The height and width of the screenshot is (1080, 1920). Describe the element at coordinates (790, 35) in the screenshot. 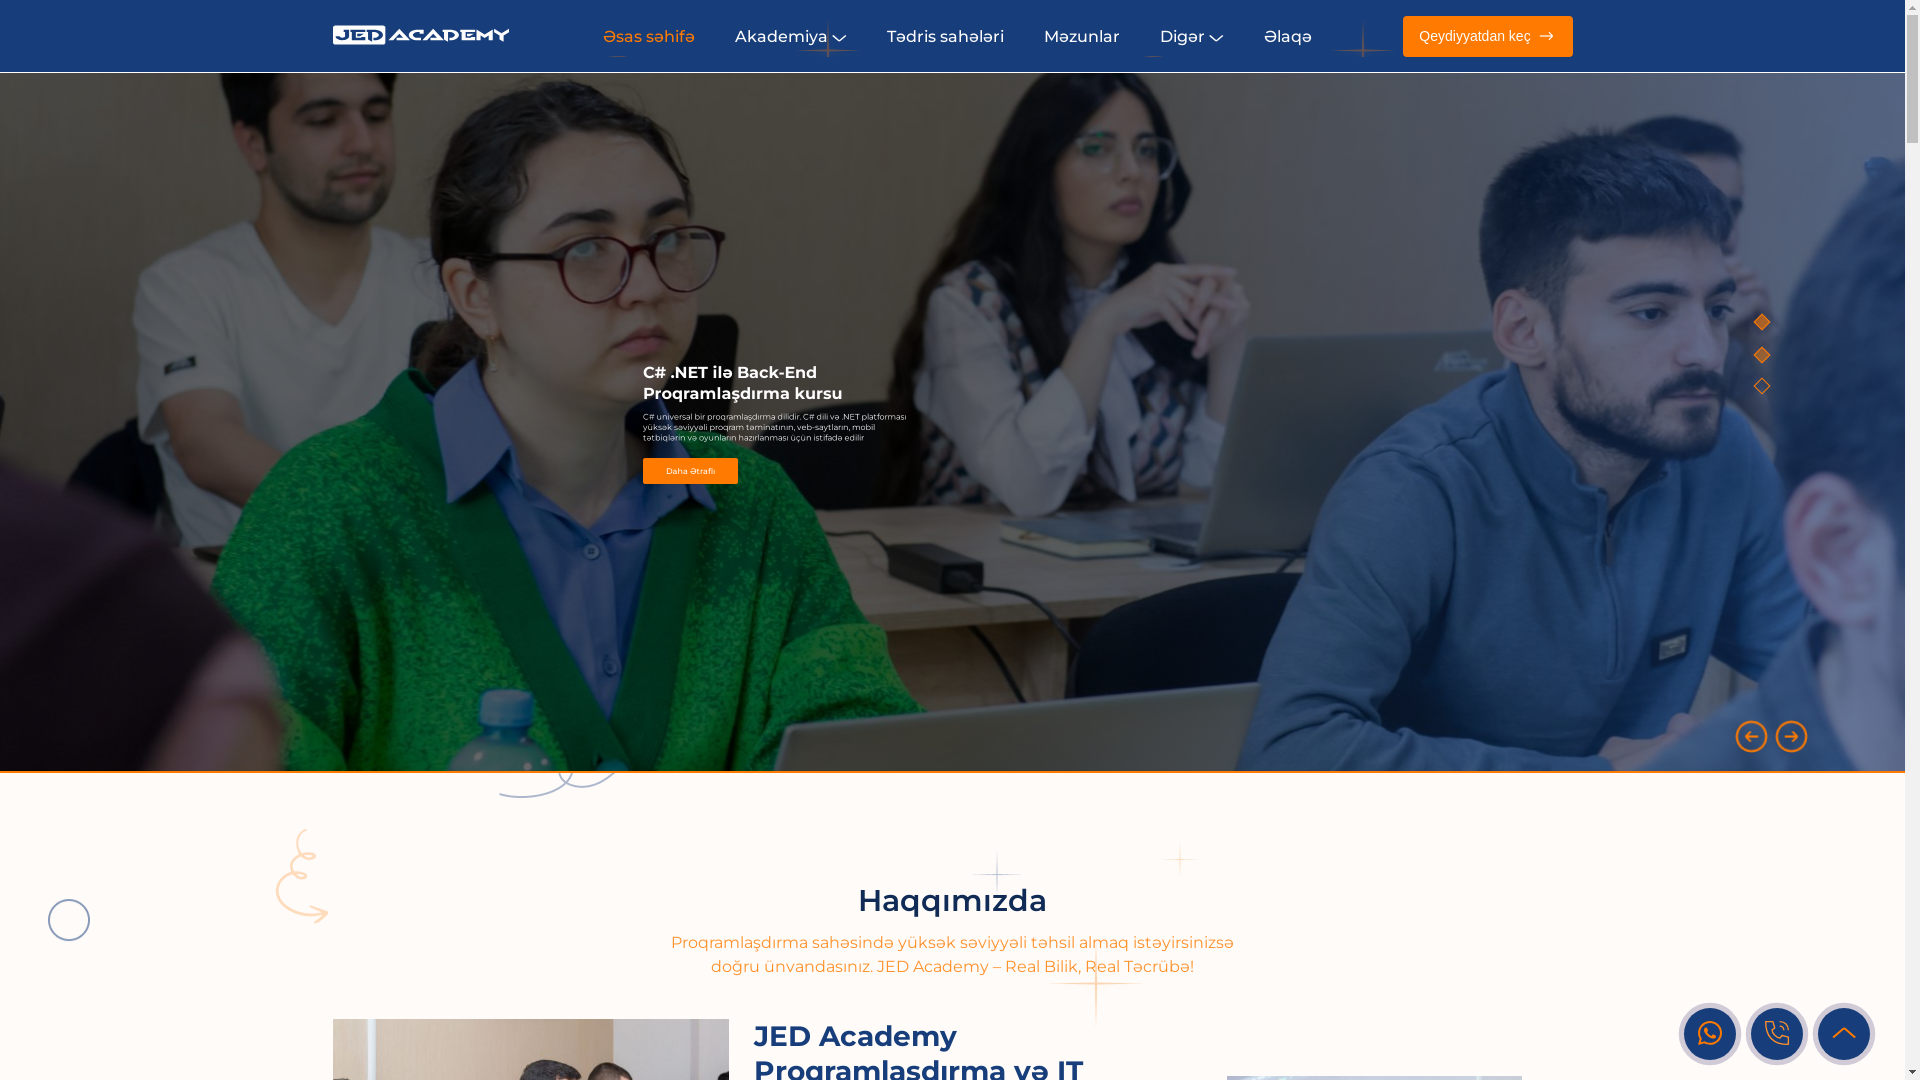

I see `'Akademiya'` at that location.